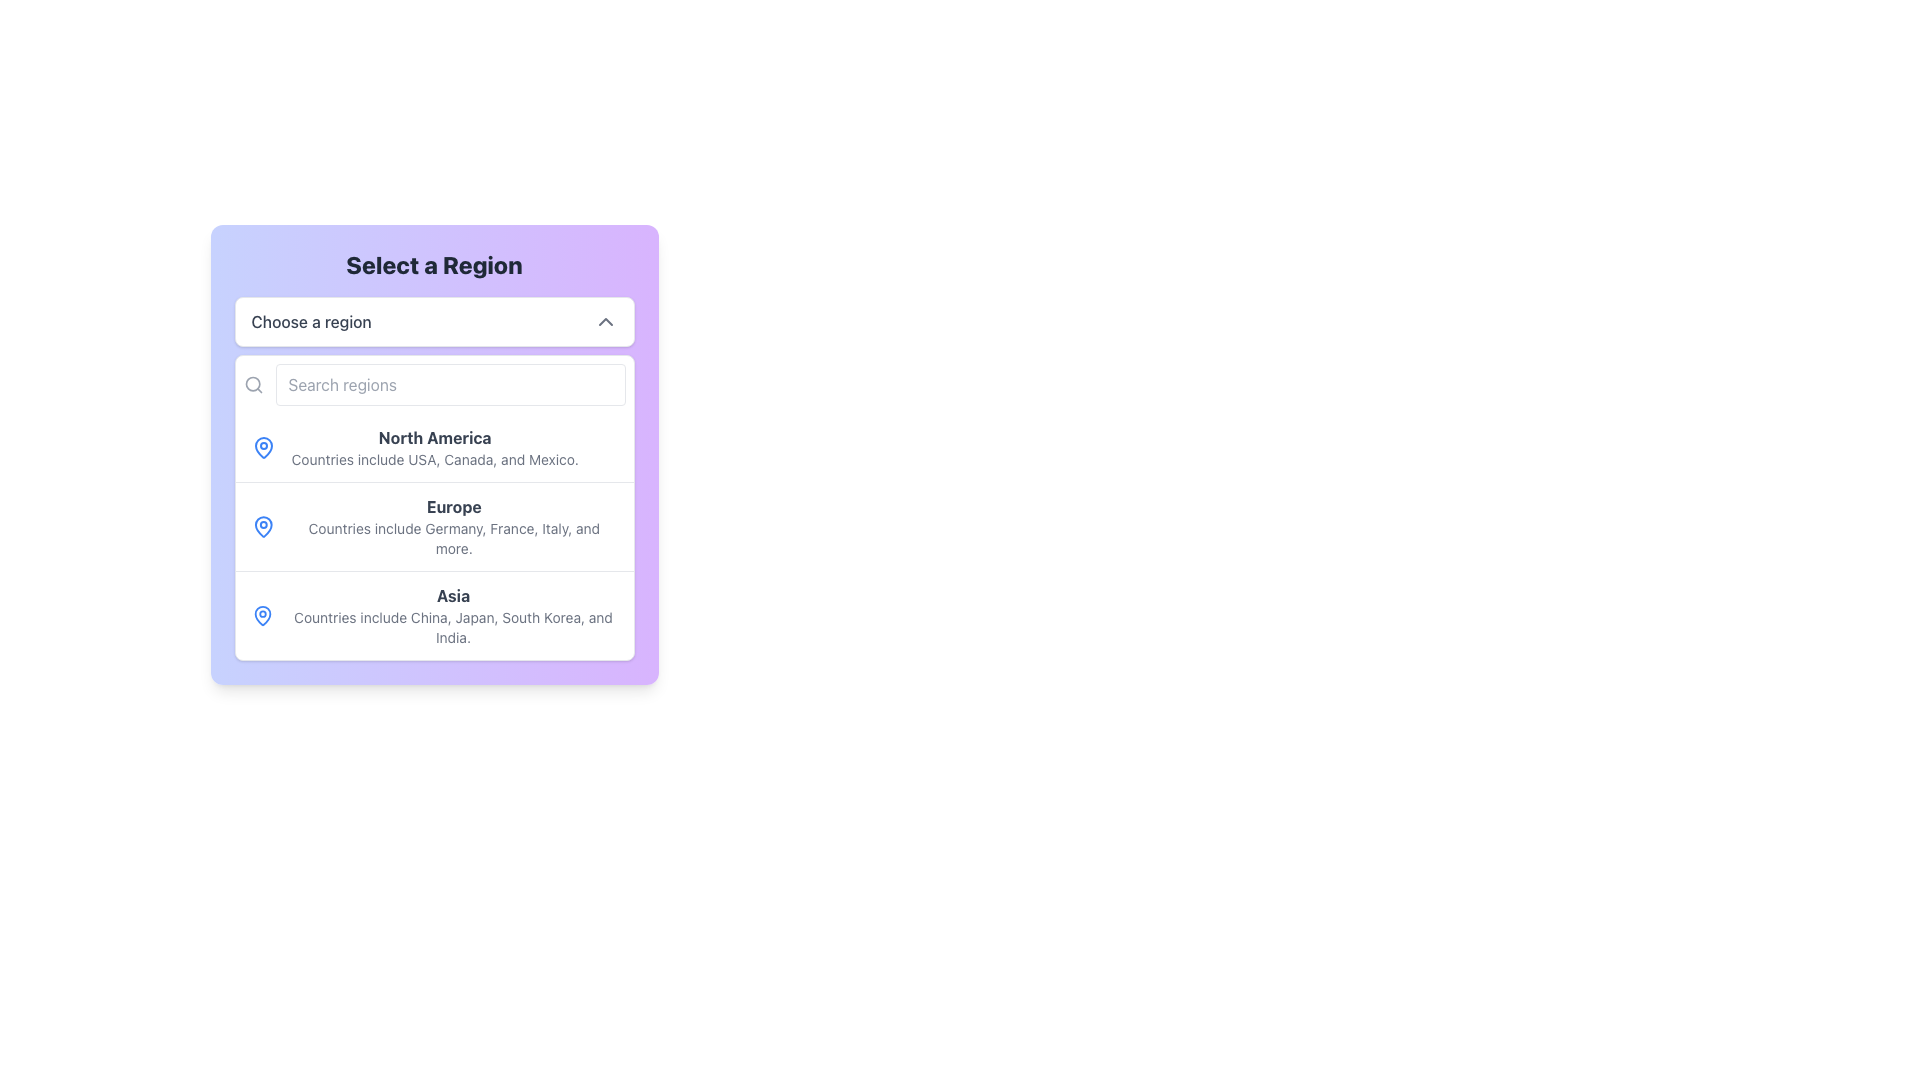 The image size is (1920, 1080). I want to click on the informational list item summarizing the 'Europe' region, which is the second option in the list of regions, so click(453, 526).